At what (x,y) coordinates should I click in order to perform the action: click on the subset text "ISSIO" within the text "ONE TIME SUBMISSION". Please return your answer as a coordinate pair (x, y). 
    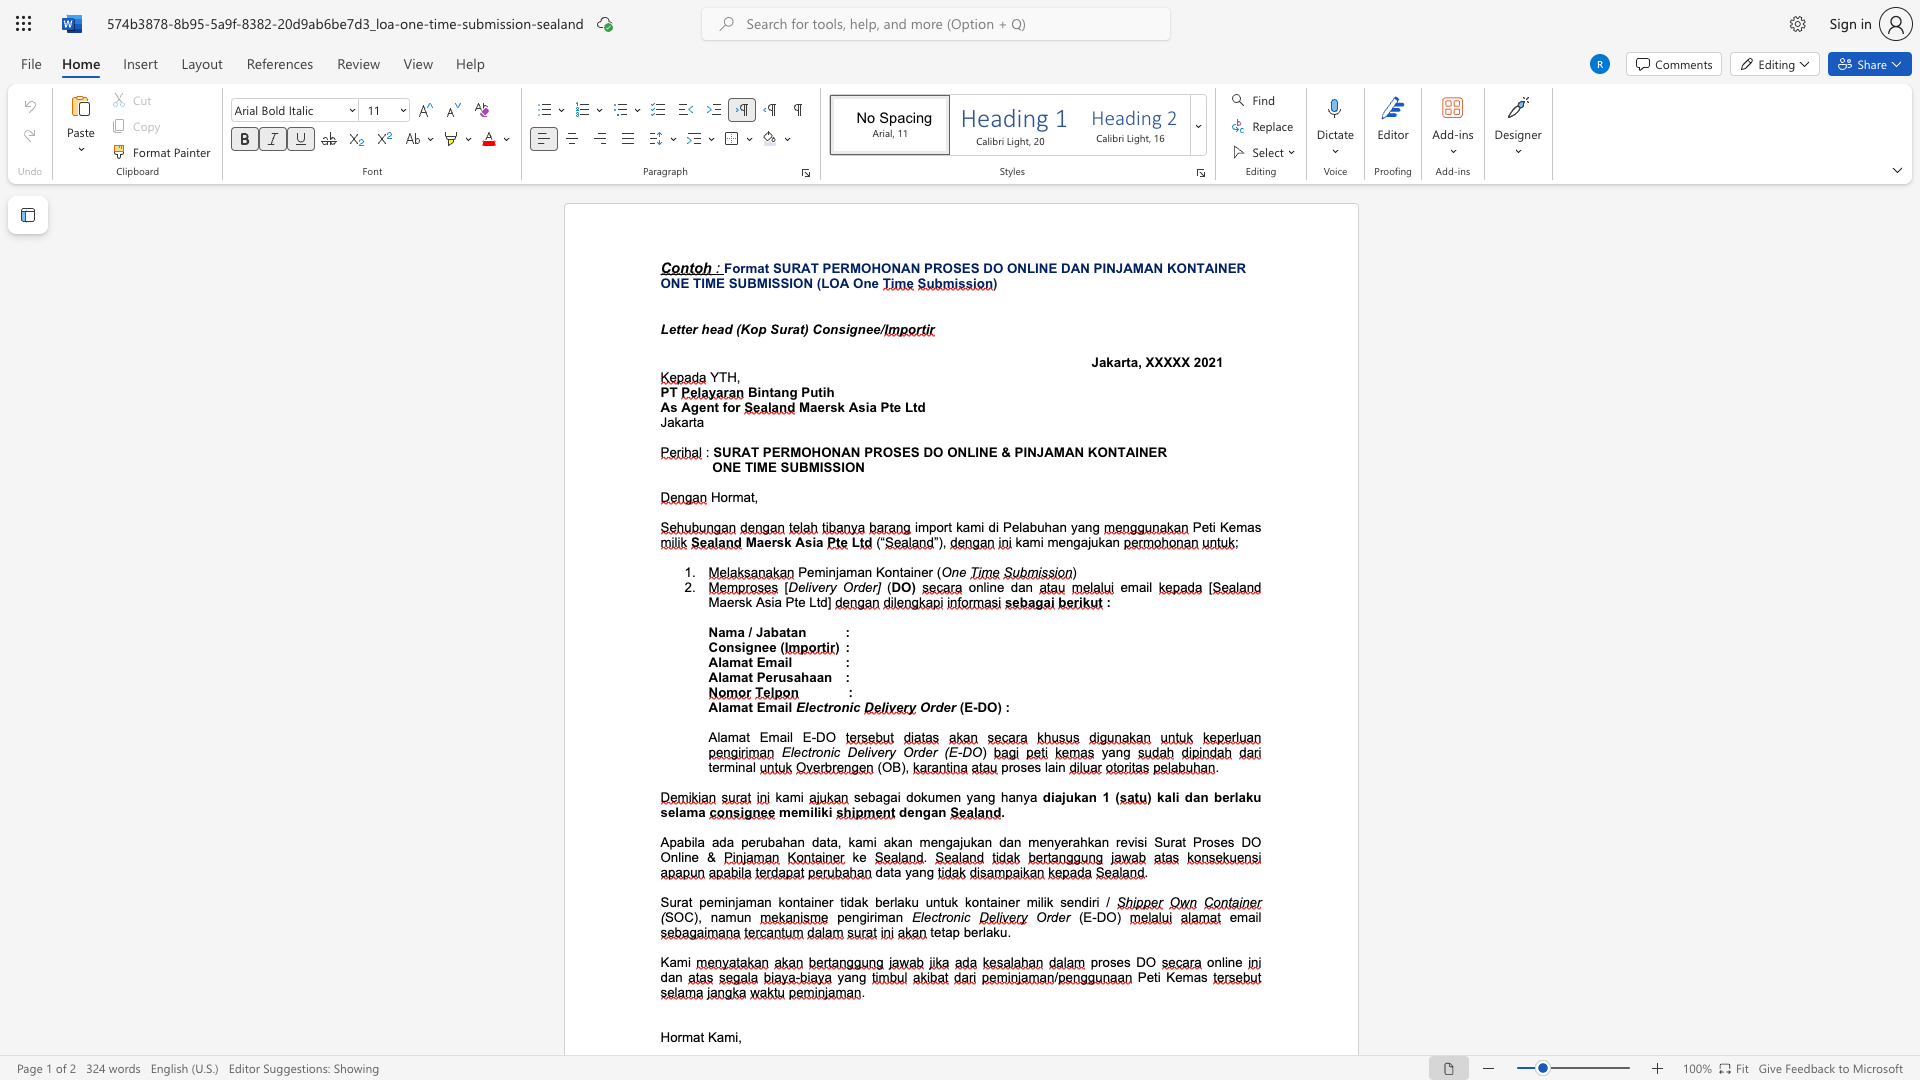
    Looking at the image, I should click on (819, 467).